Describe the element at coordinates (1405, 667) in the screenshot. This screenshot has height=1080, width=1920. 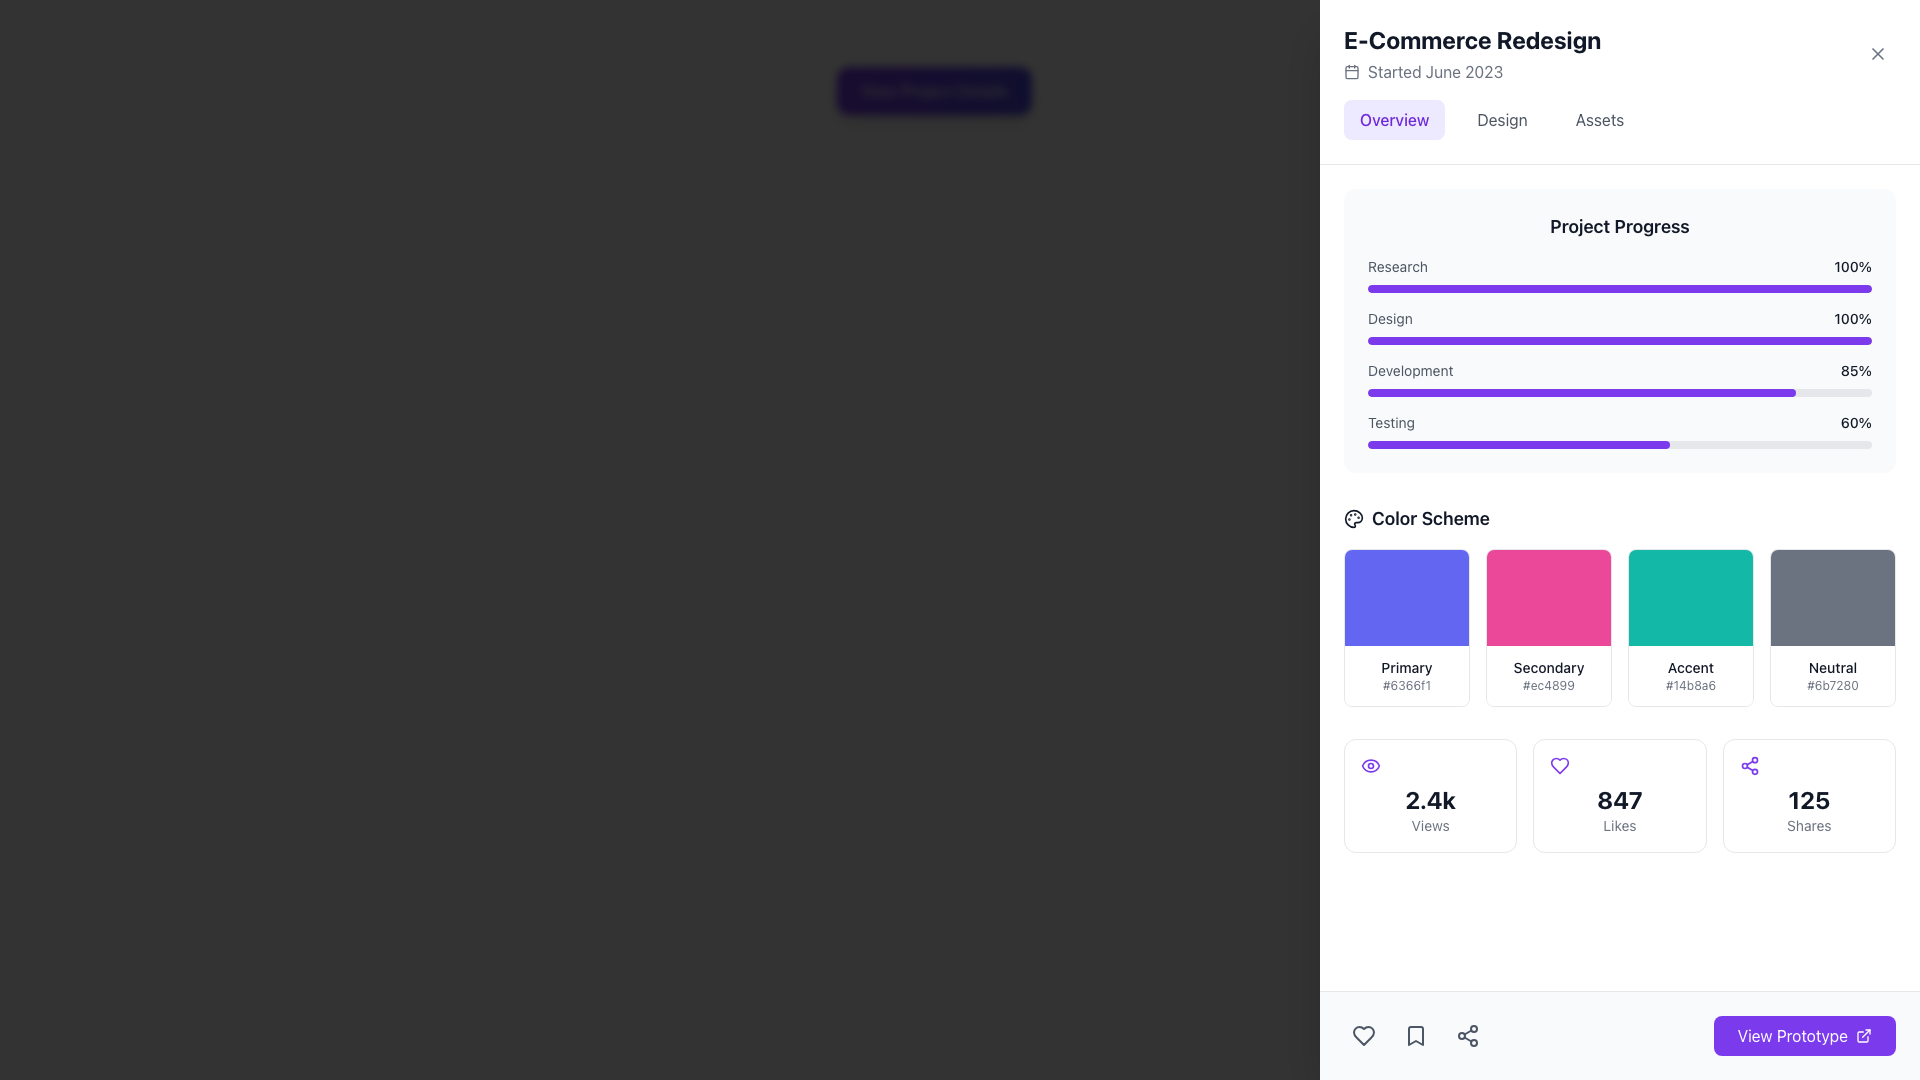
I see `the Text label that describes the associated color block labeled 'Primary' in the 'Color Scheme' section, located under the blue color block and above the color code '#6366f1'` at that location.